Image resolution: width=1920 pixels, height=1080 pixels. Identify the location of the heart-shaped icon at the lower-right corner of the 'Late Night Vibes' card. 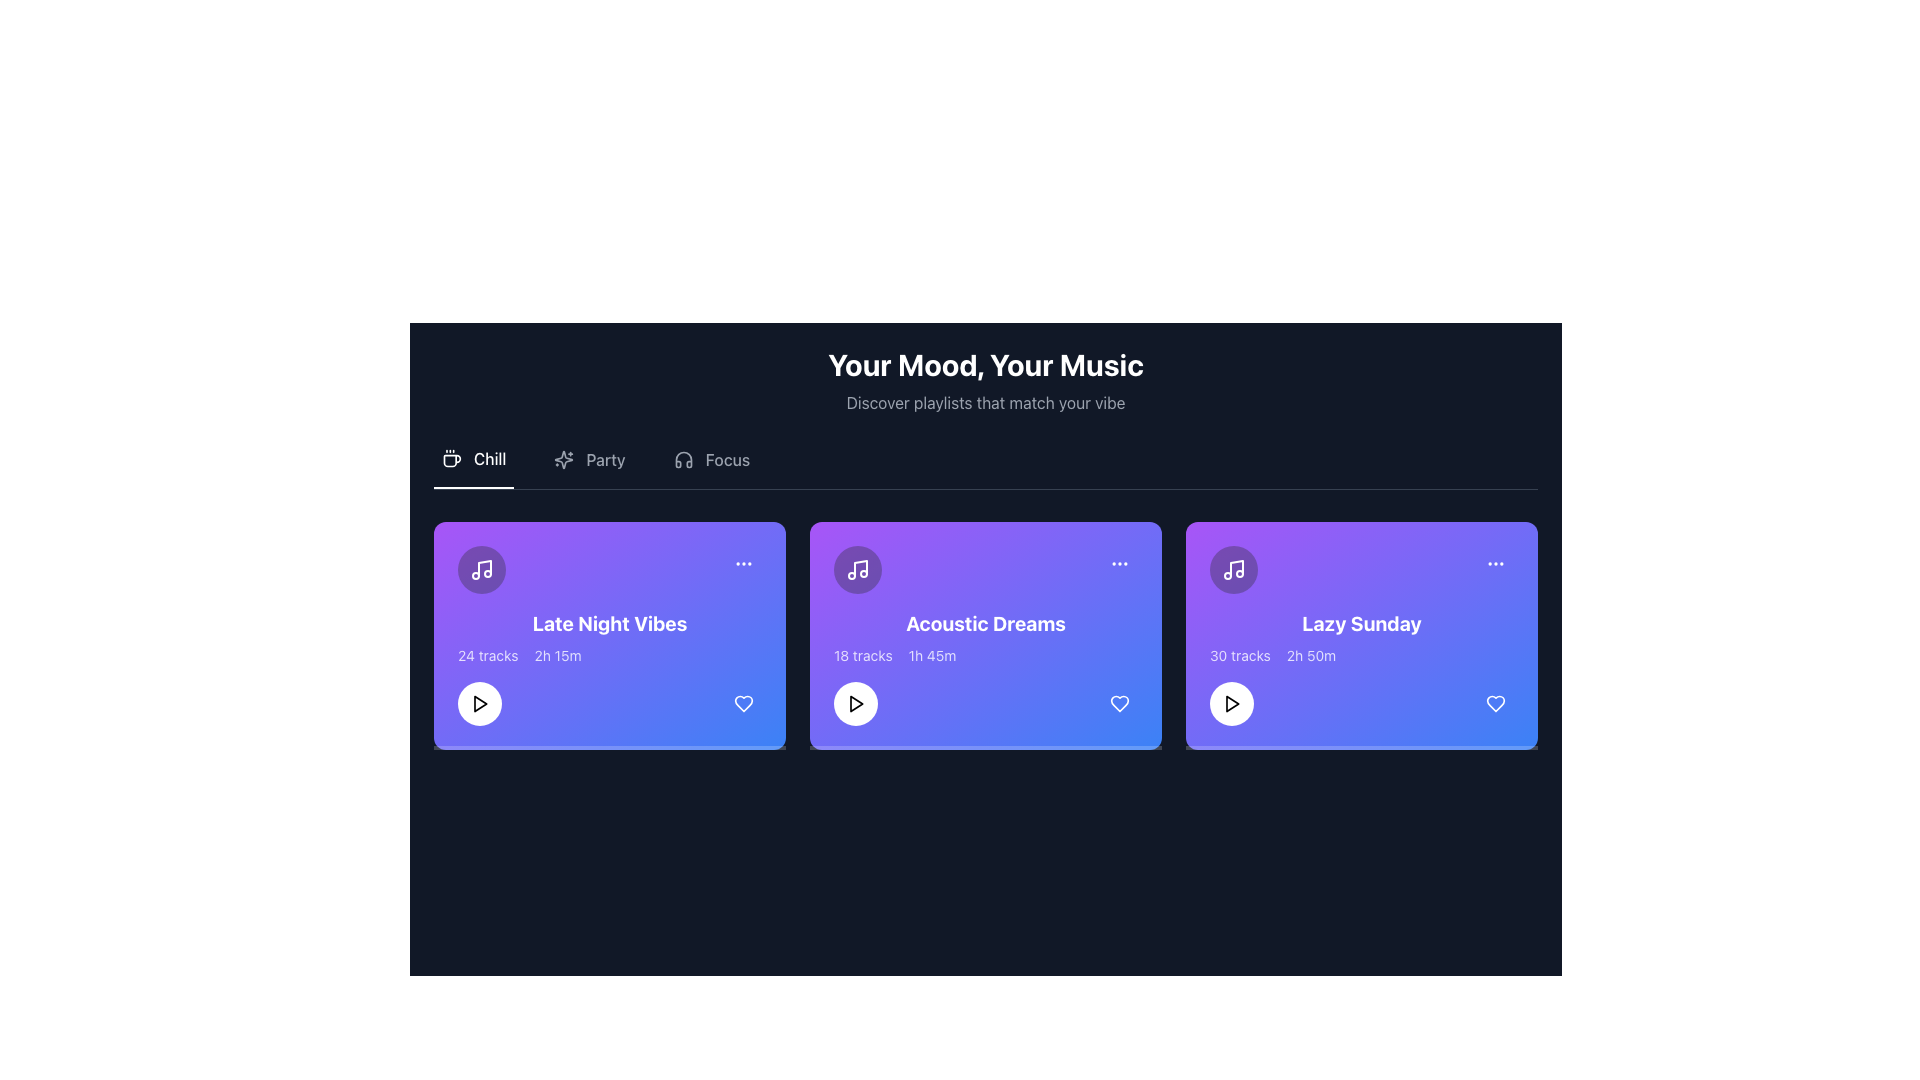
(743, 703).